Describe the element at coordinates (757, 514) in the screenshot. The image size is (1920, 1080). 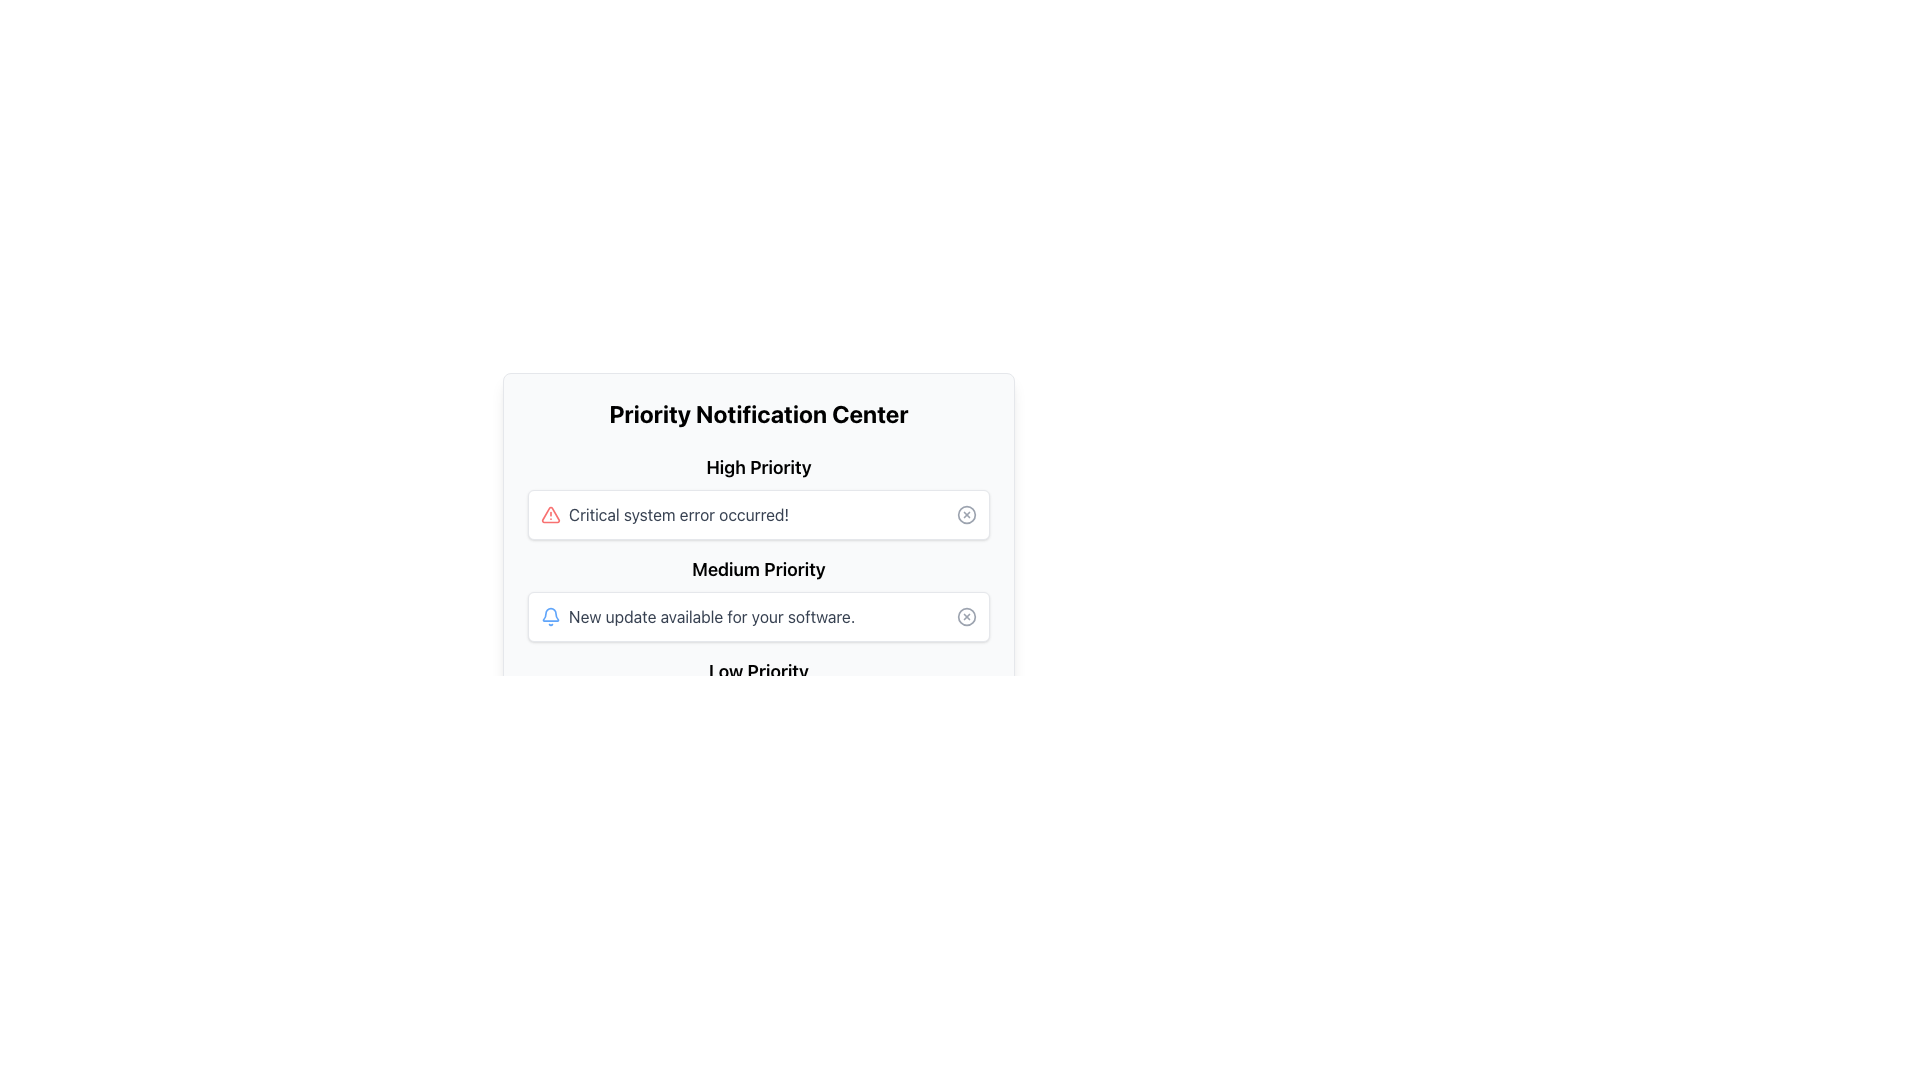
I see `notification message from the first Notification Card in the 'High Priority' section of the 'Priority Notification Center', which displays 'Critical system error occurred!'` at that location.